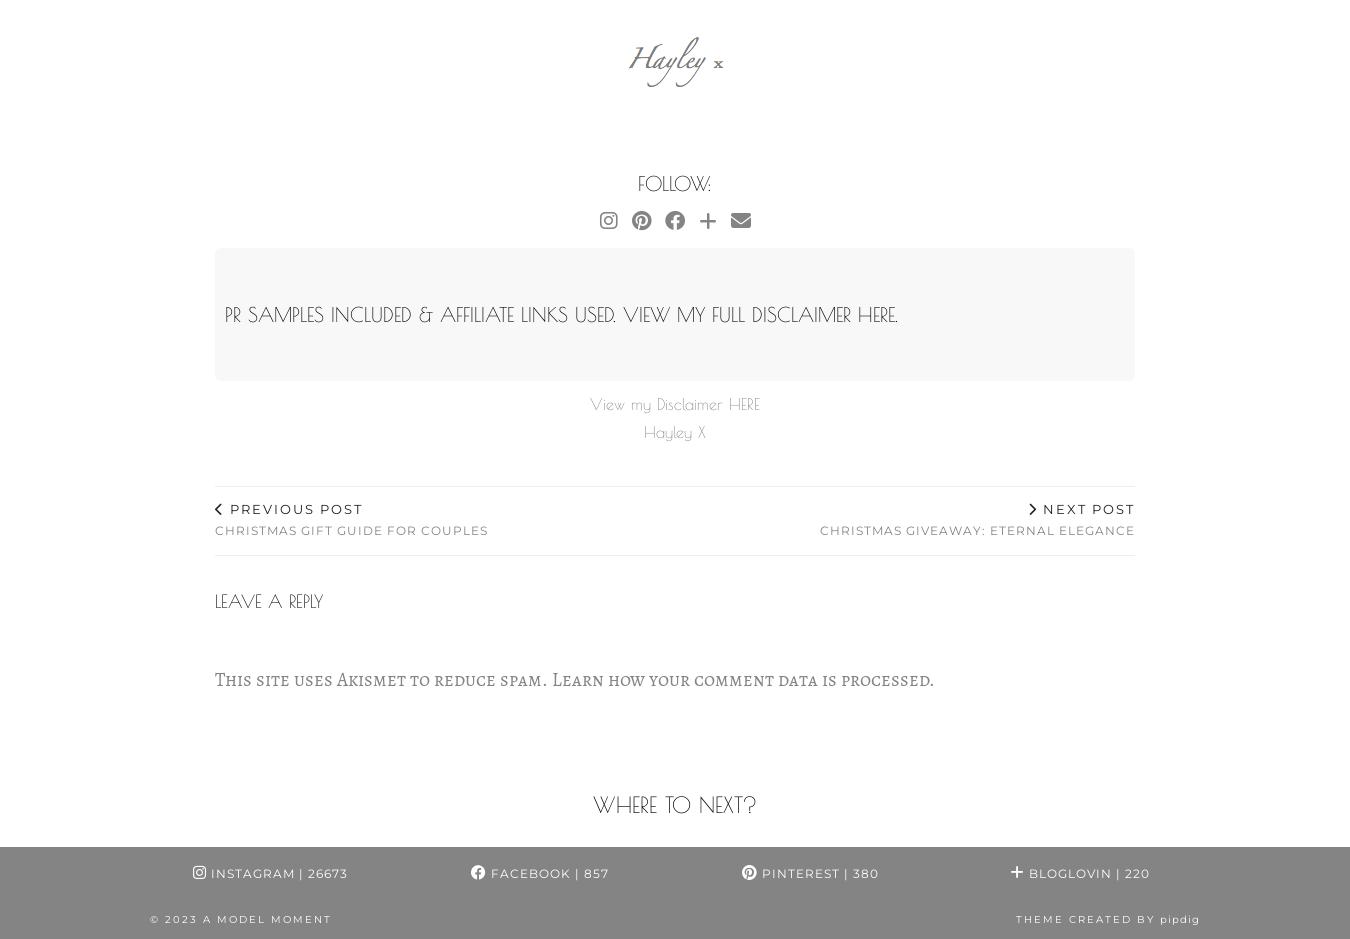  I want to click on 'CHRISTMAS GIVEAWAY: Eternal Elegance', so click(976, 530).